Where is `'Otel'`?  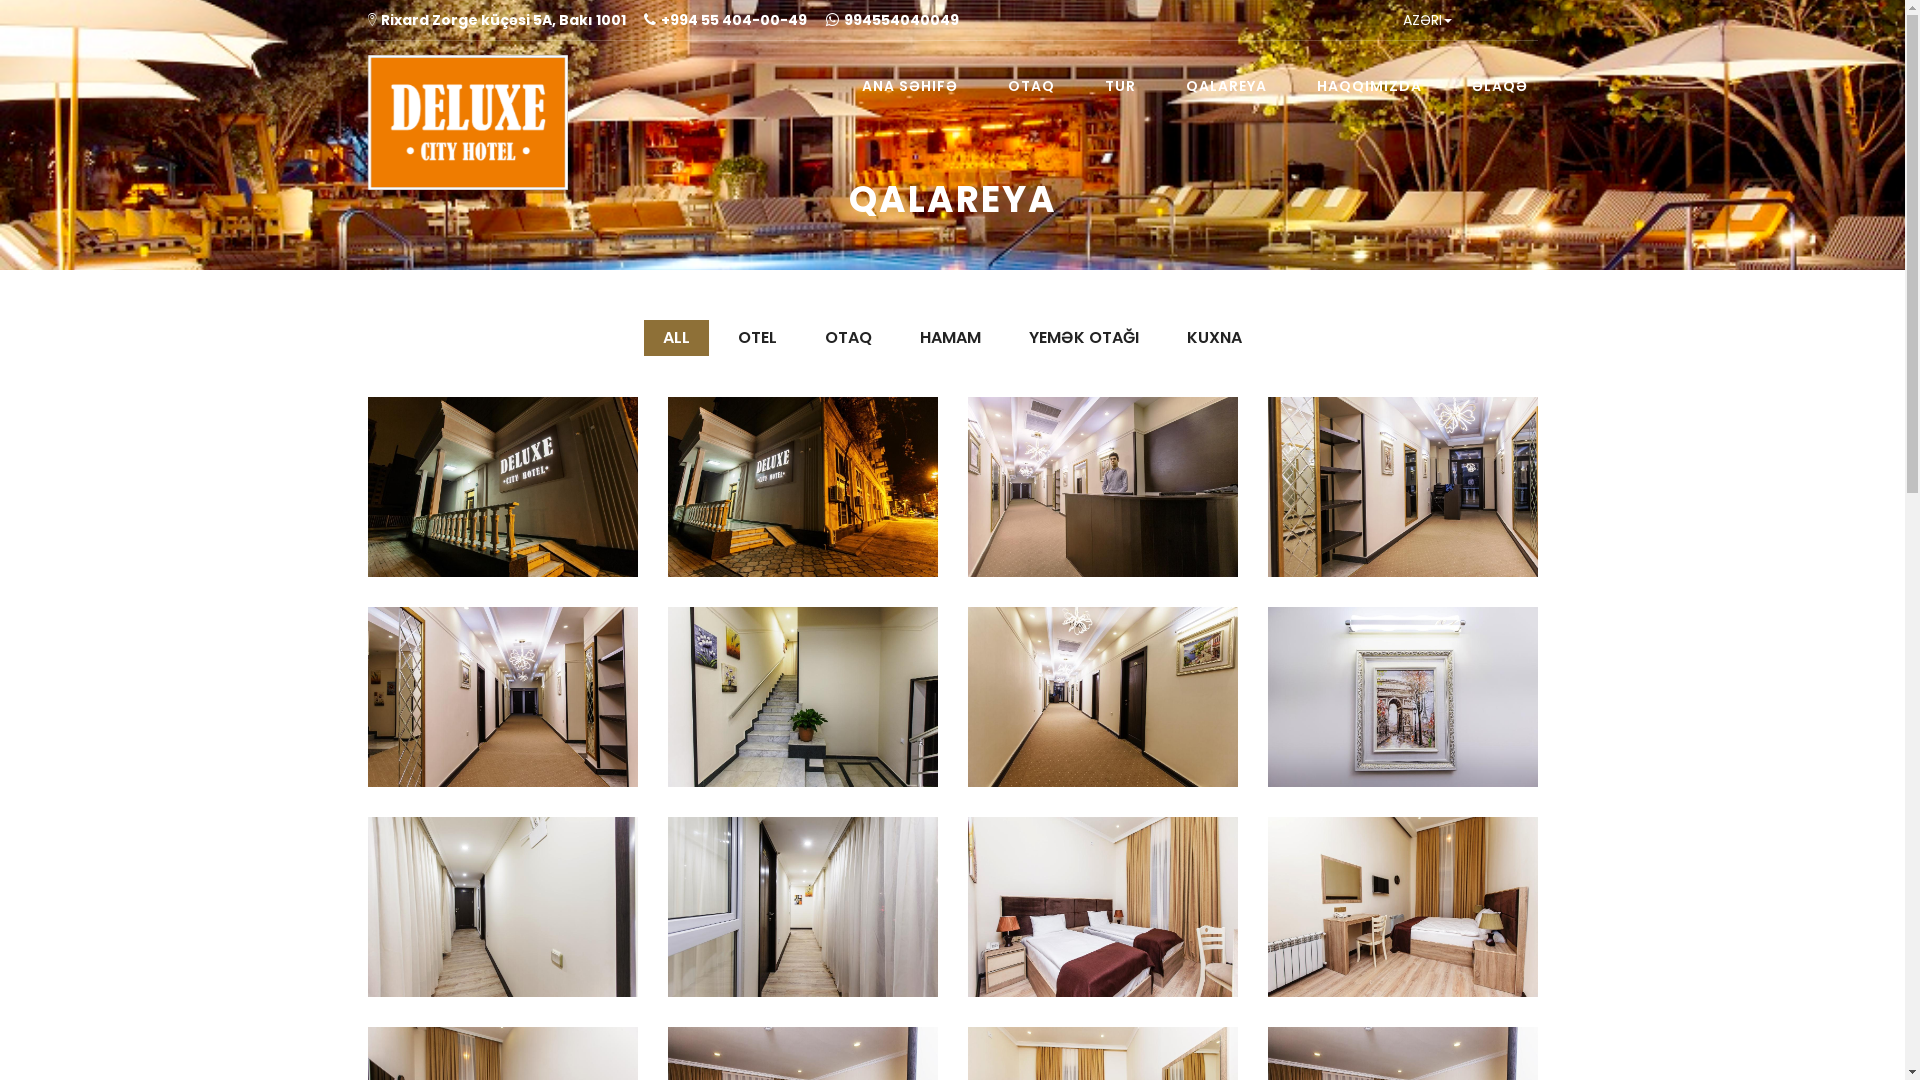 'Otel' is located at coordinates (802, 486).